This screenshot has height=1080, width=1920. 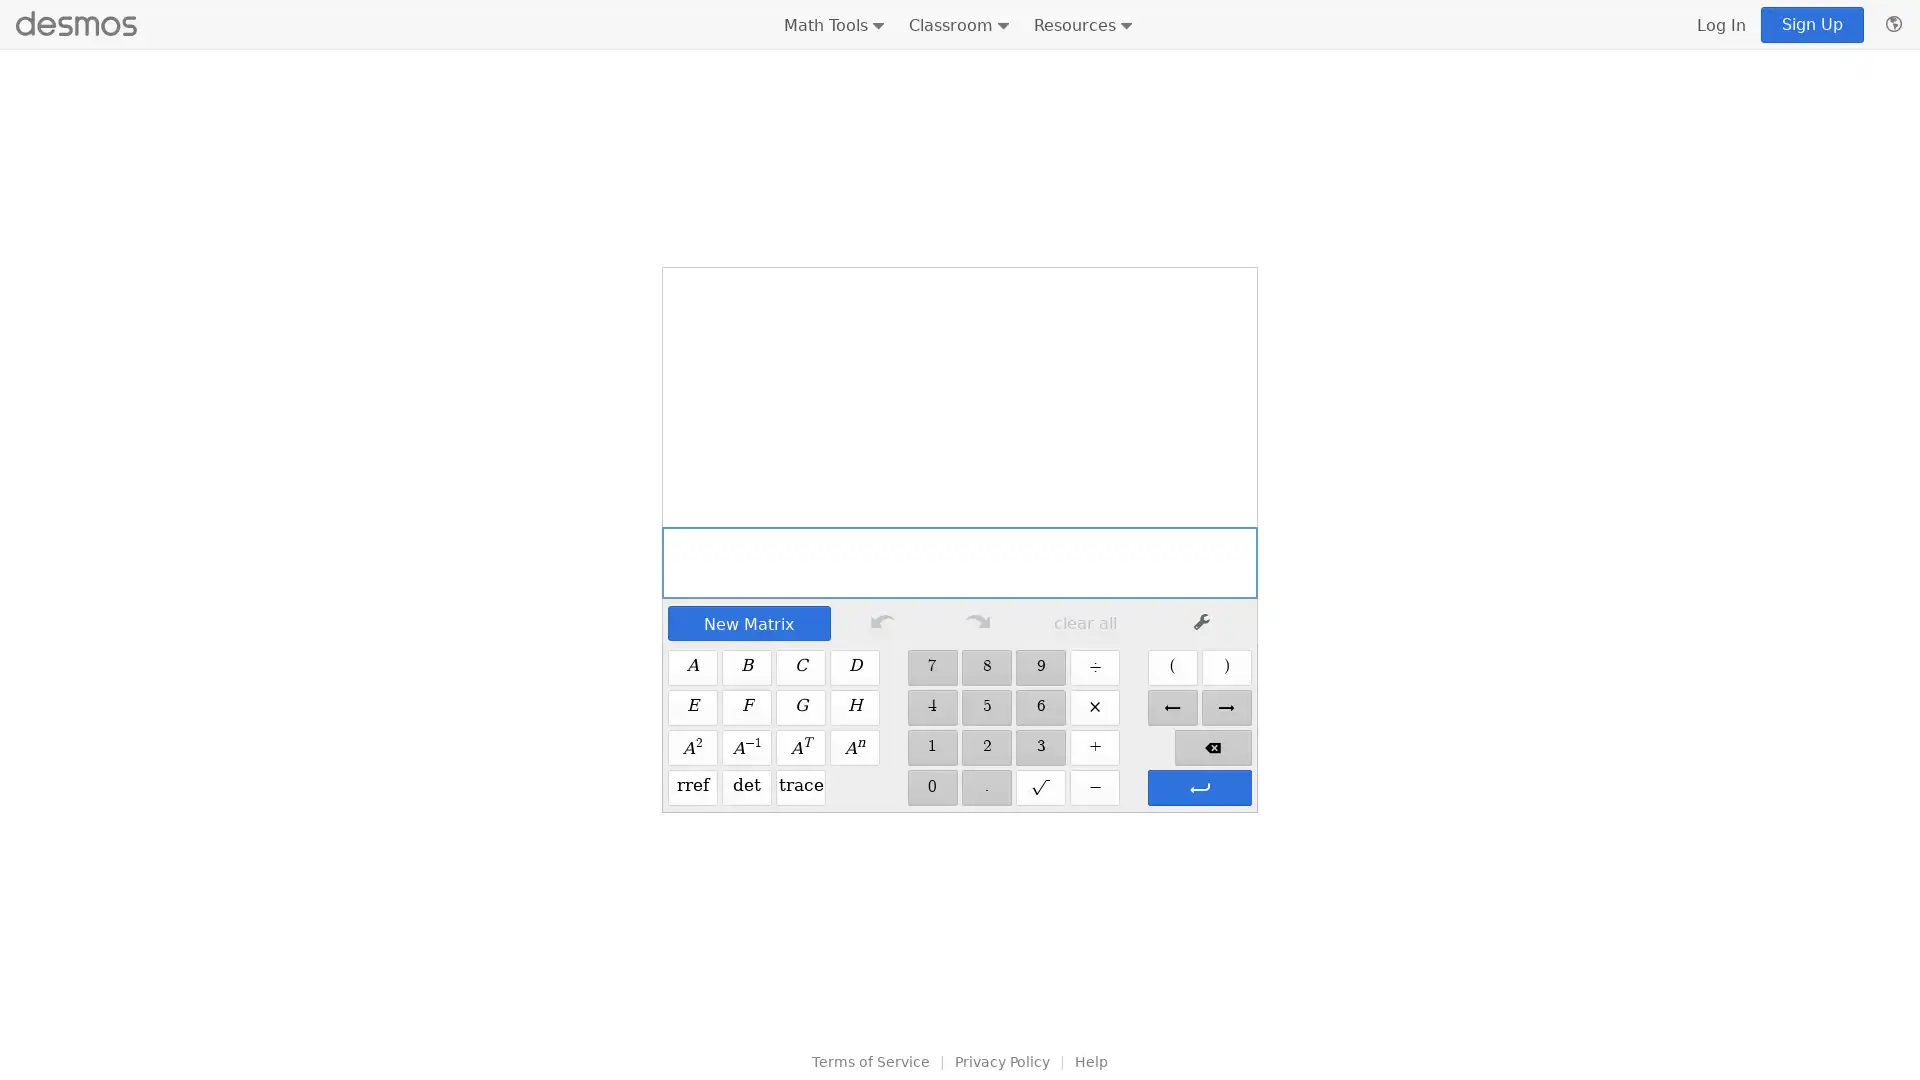 What do you see at coordinates (801, 786) in the screenshot?
I see `Trace` at bounding box center [801, 786].